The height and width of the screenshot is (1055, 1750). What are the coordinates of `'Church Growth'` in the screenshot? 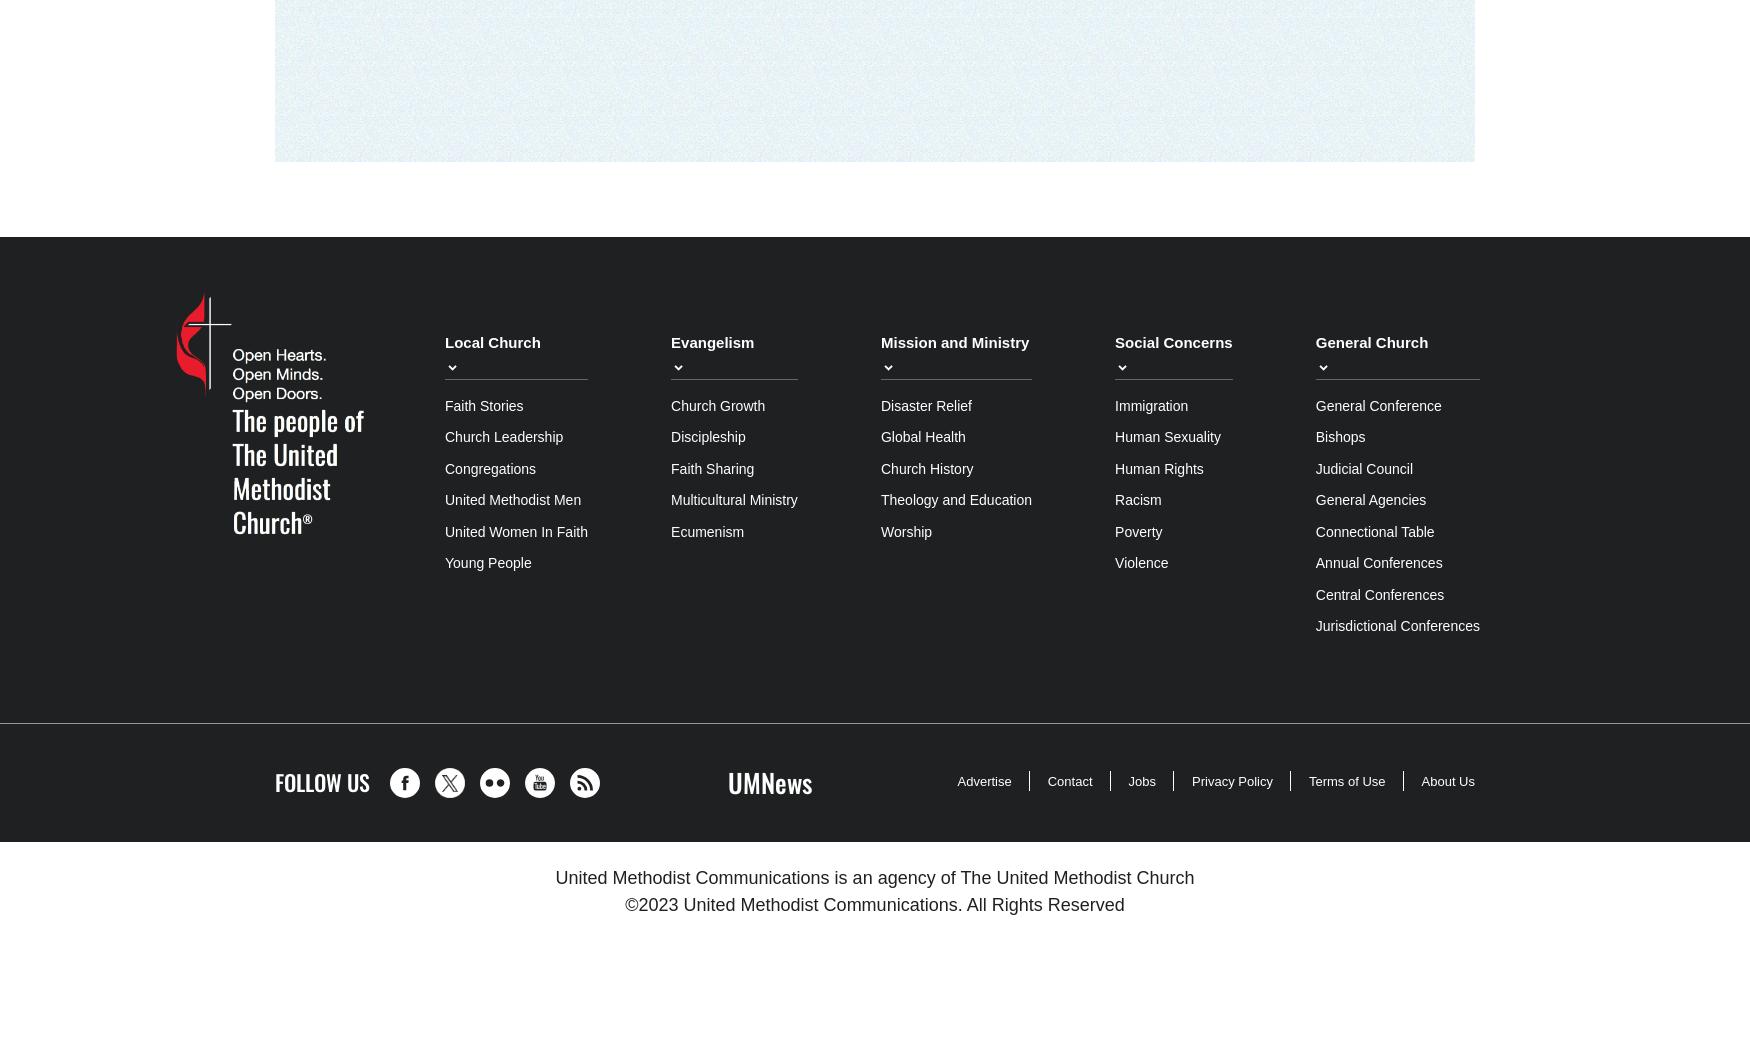 It's located at (718, 405).